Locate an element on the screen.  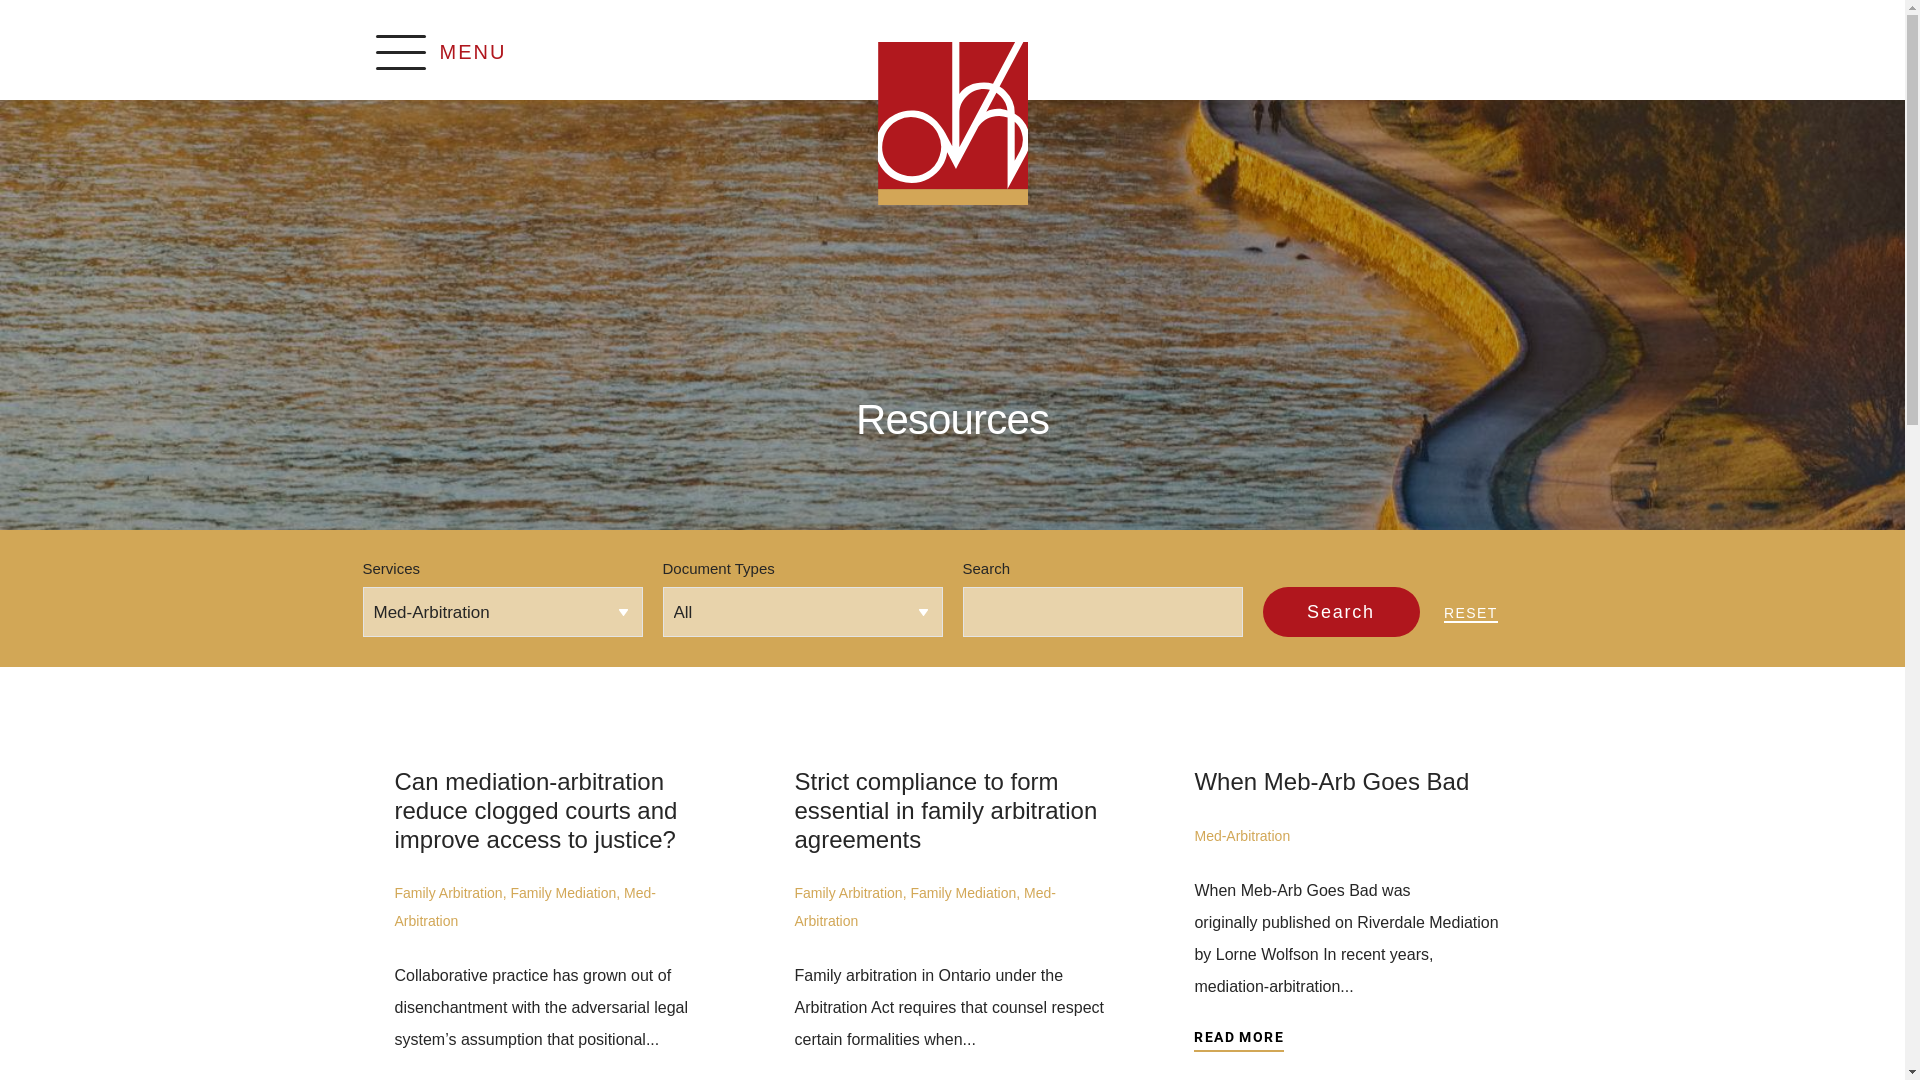
'READ MORE' is located at coordinates (1194, 1039).